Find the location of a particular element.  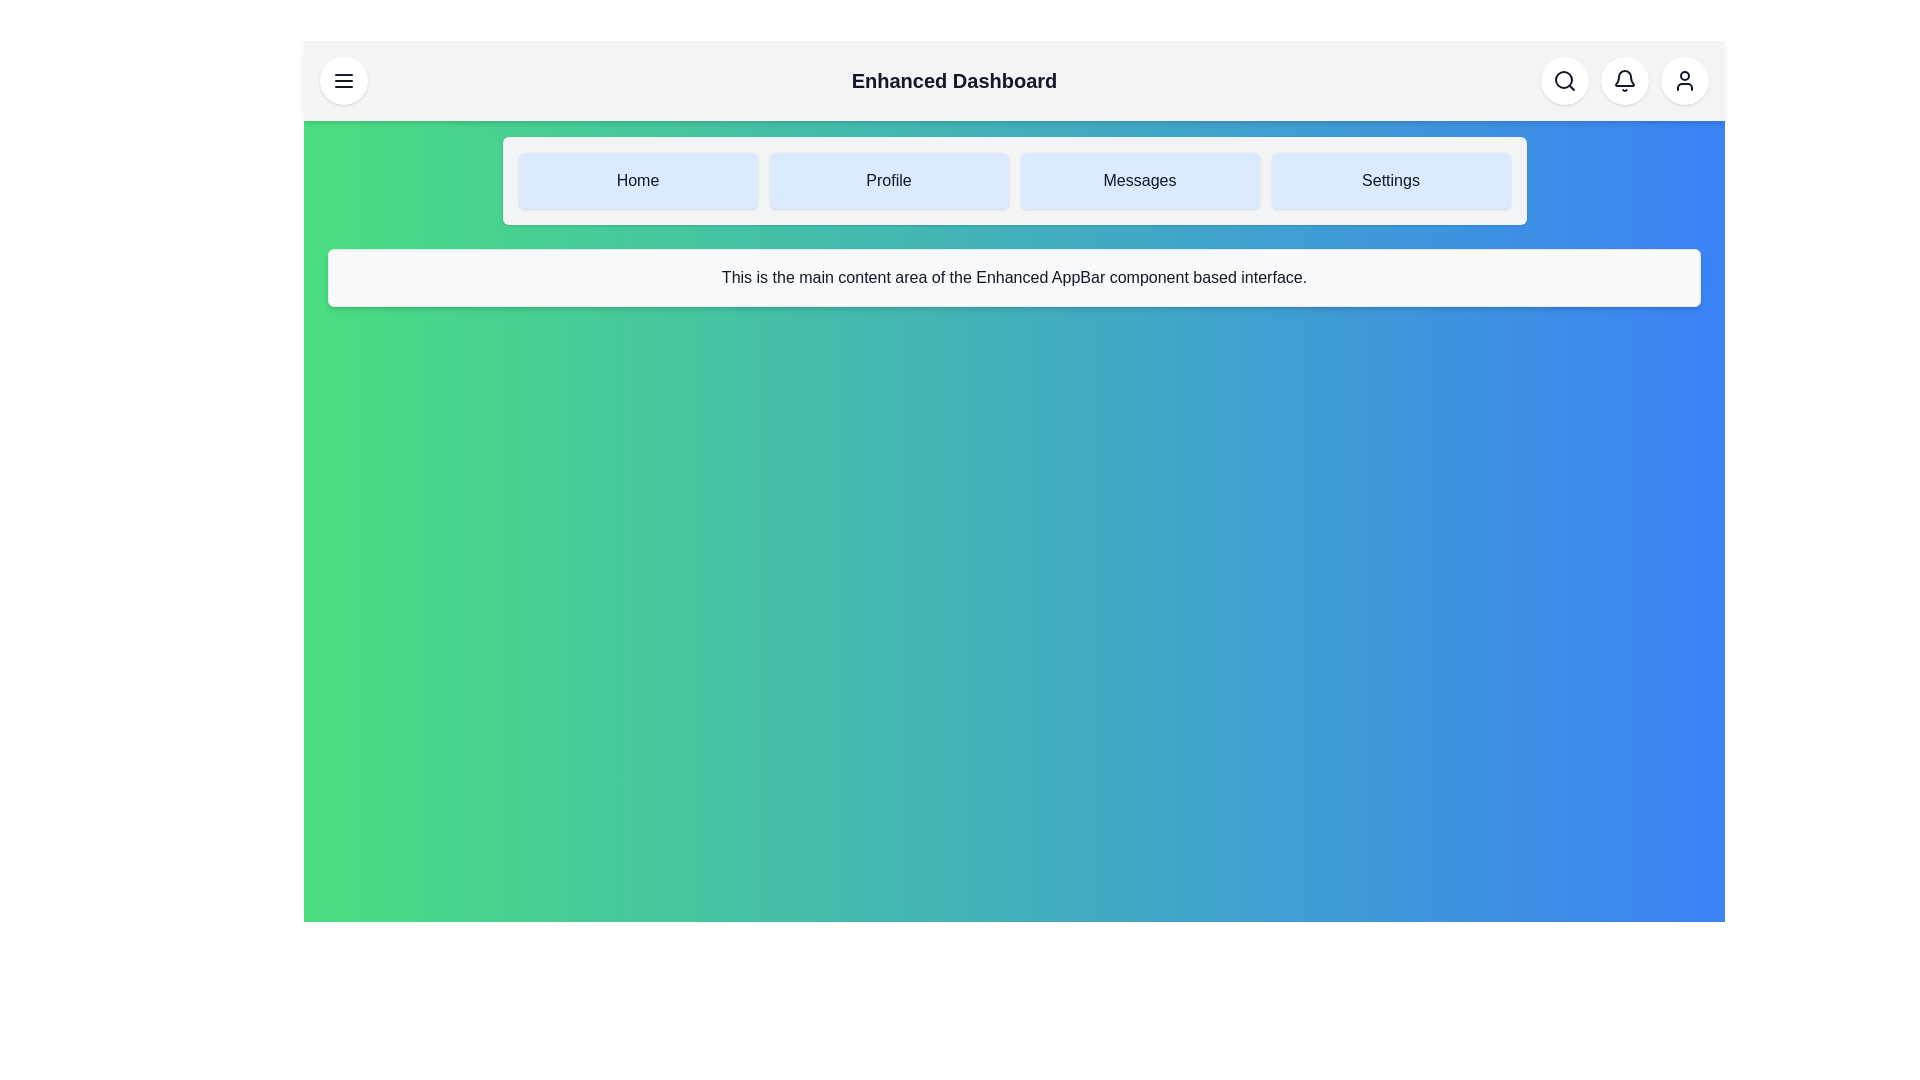

the main content area to select the text is located at coordinates (1014, 277).